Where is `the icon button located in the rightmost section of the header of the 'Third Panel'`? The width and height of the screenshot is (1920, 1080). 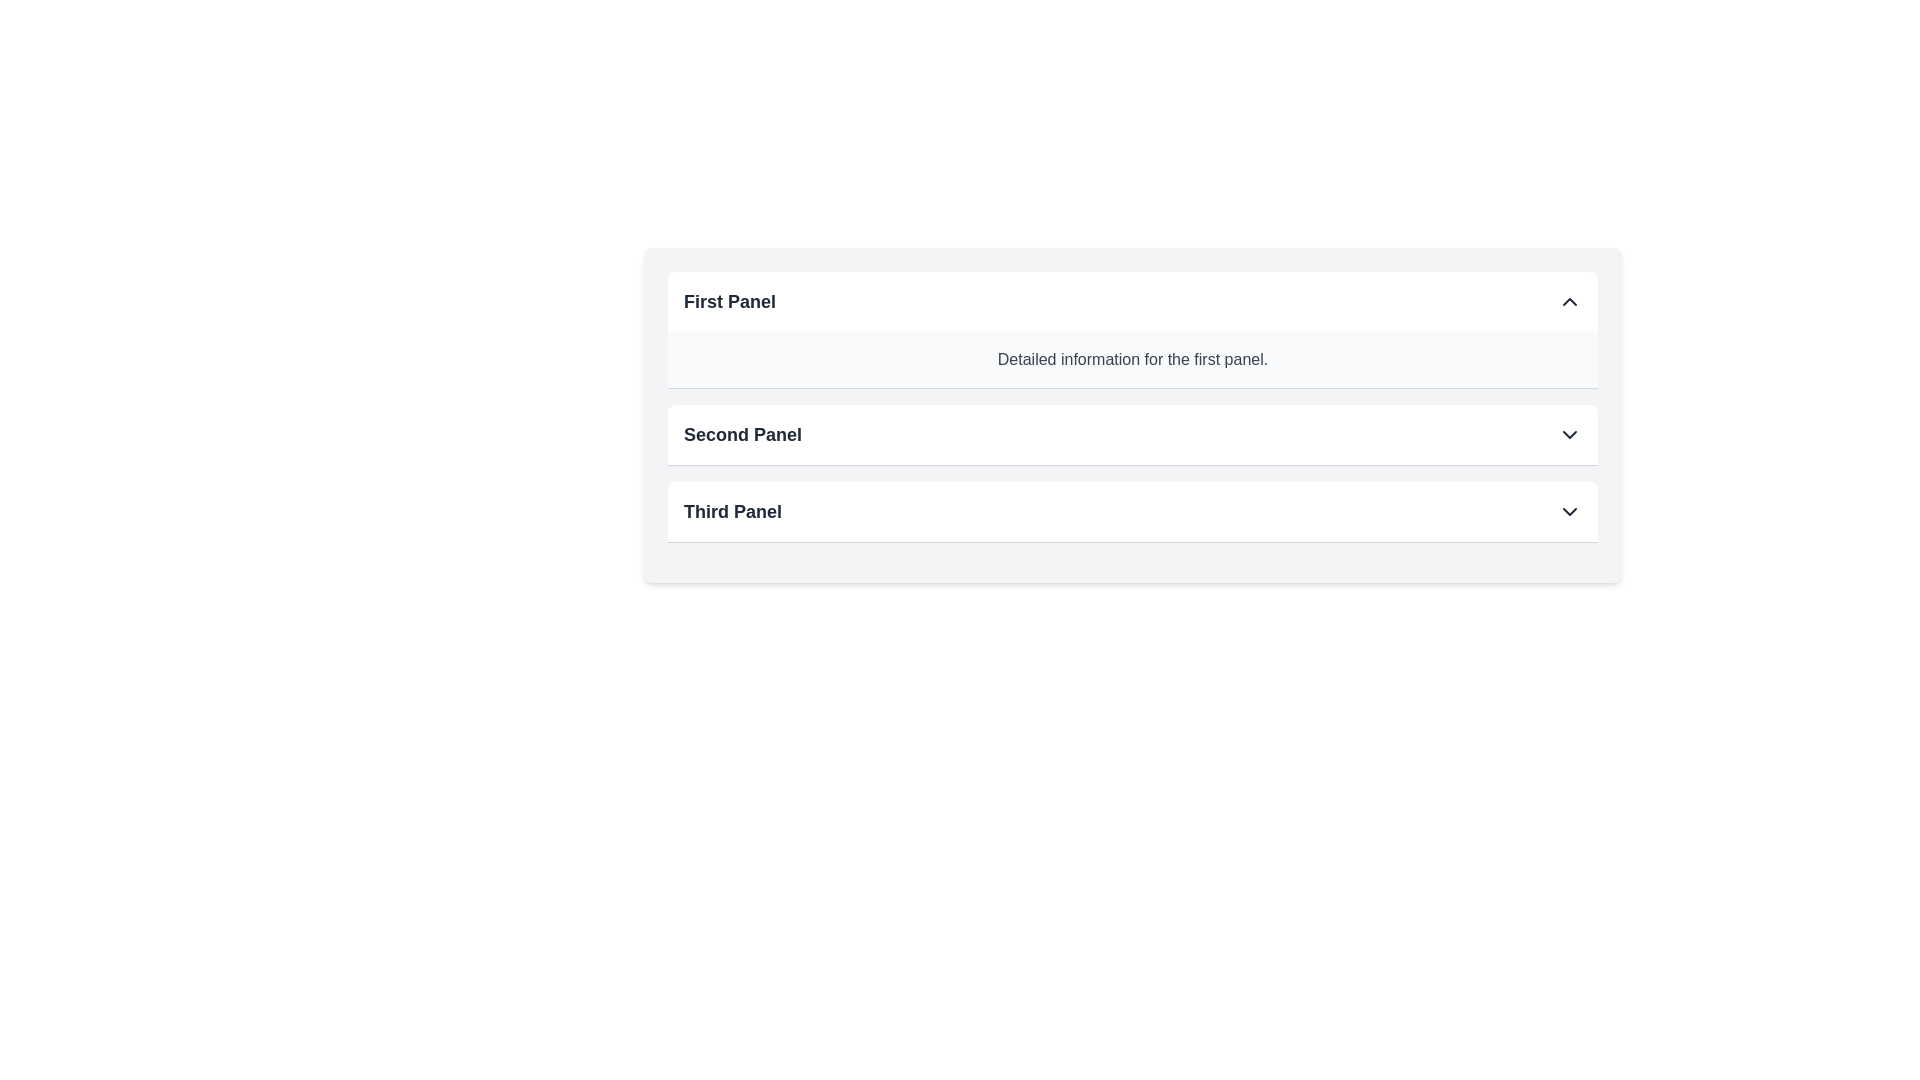 the icon button located in the rightmost section of the header of the 'Third Panel' is located at coordinates (1568, 511).